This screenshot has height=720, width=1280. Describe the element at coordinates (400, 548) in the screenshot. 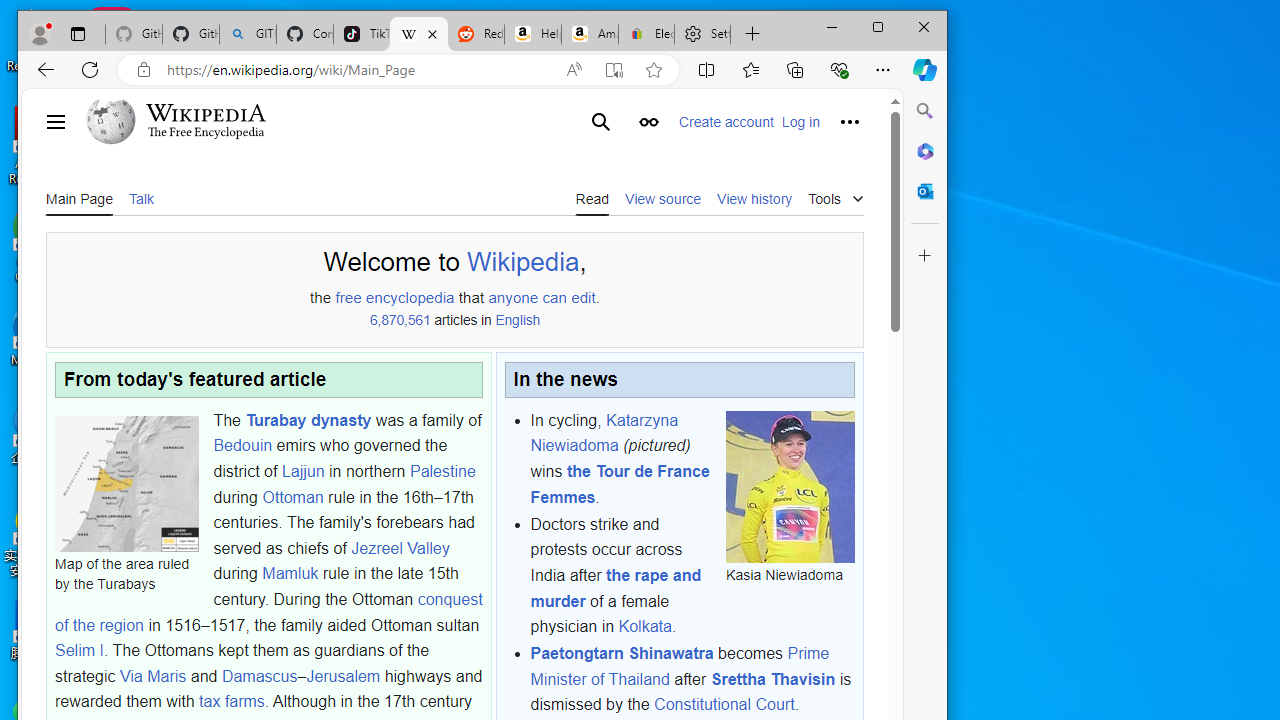

I see `'Jezreel Valley'` at that location.